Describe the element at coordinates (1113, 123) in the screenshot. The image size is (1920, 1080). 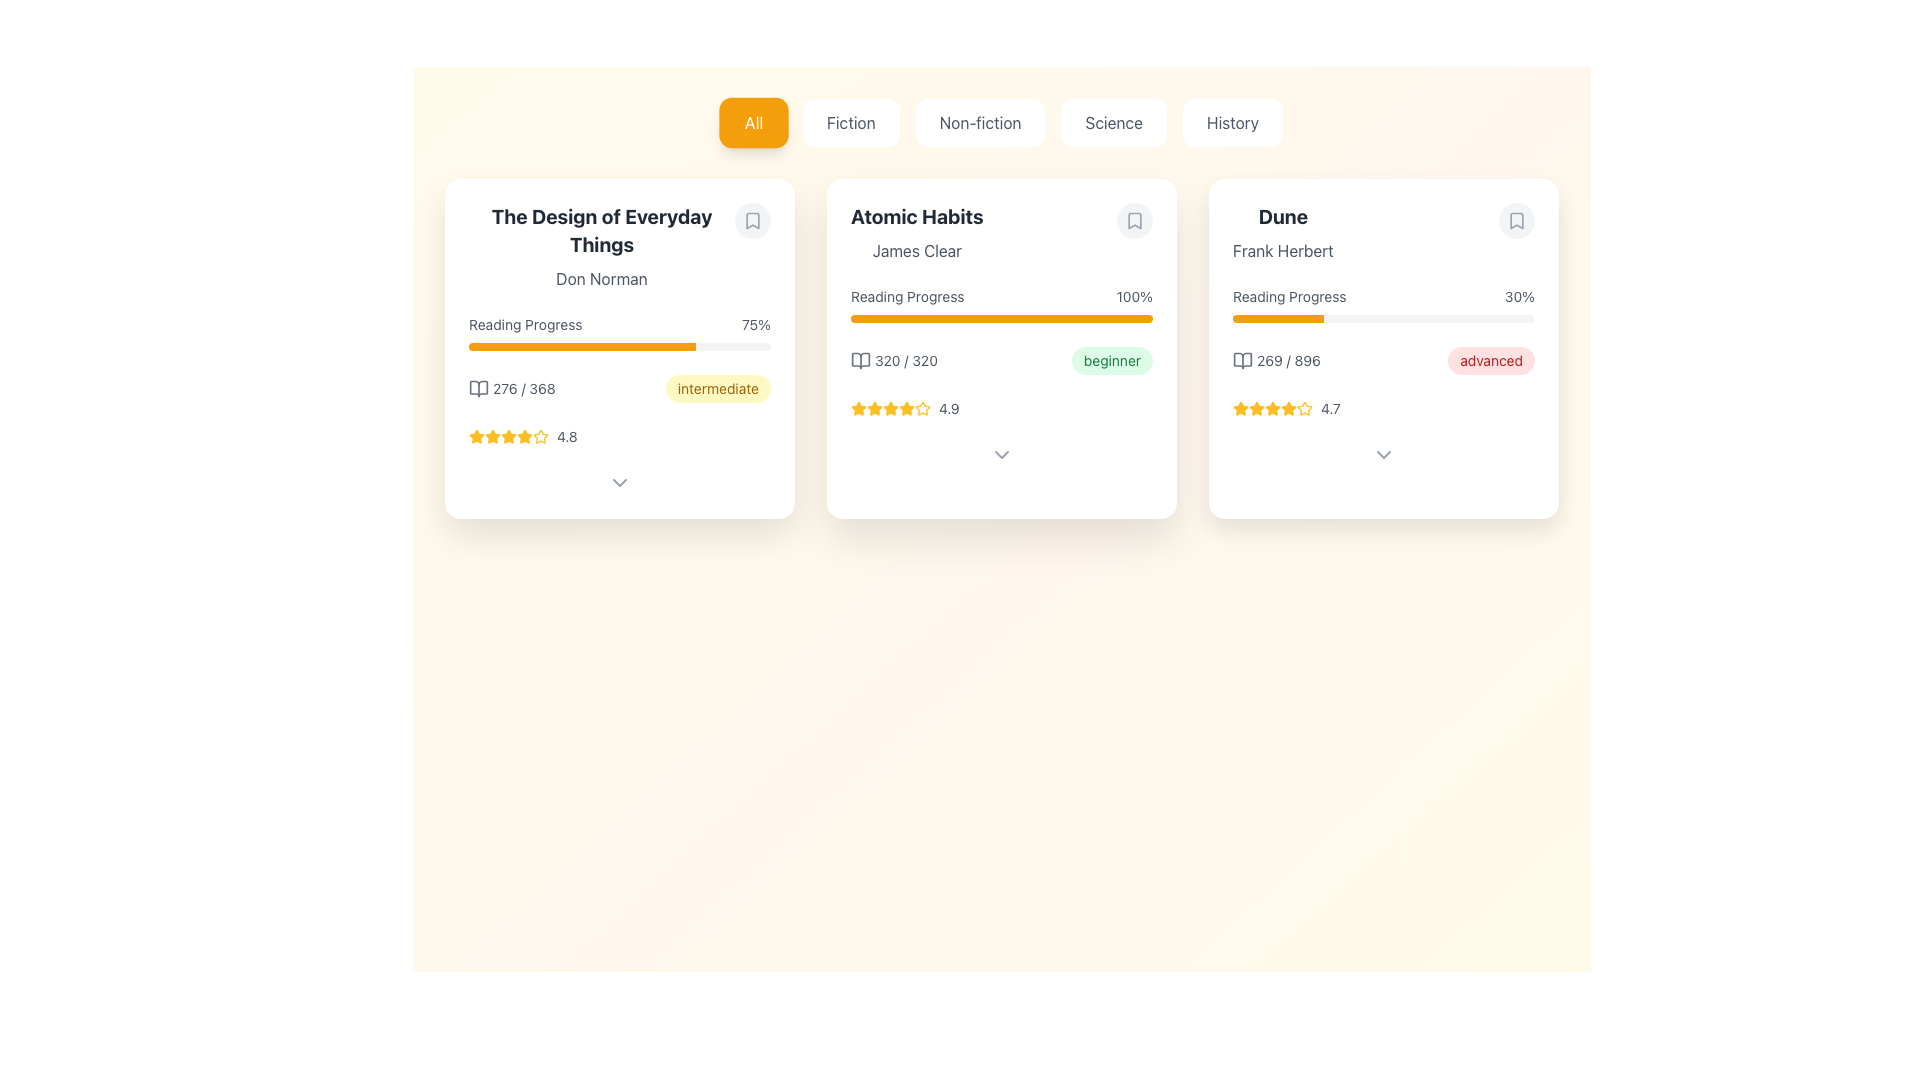
I see `the 'Science' category selector button, which is the fourth button in a series of five buttons located below the navigation bar` at that location.